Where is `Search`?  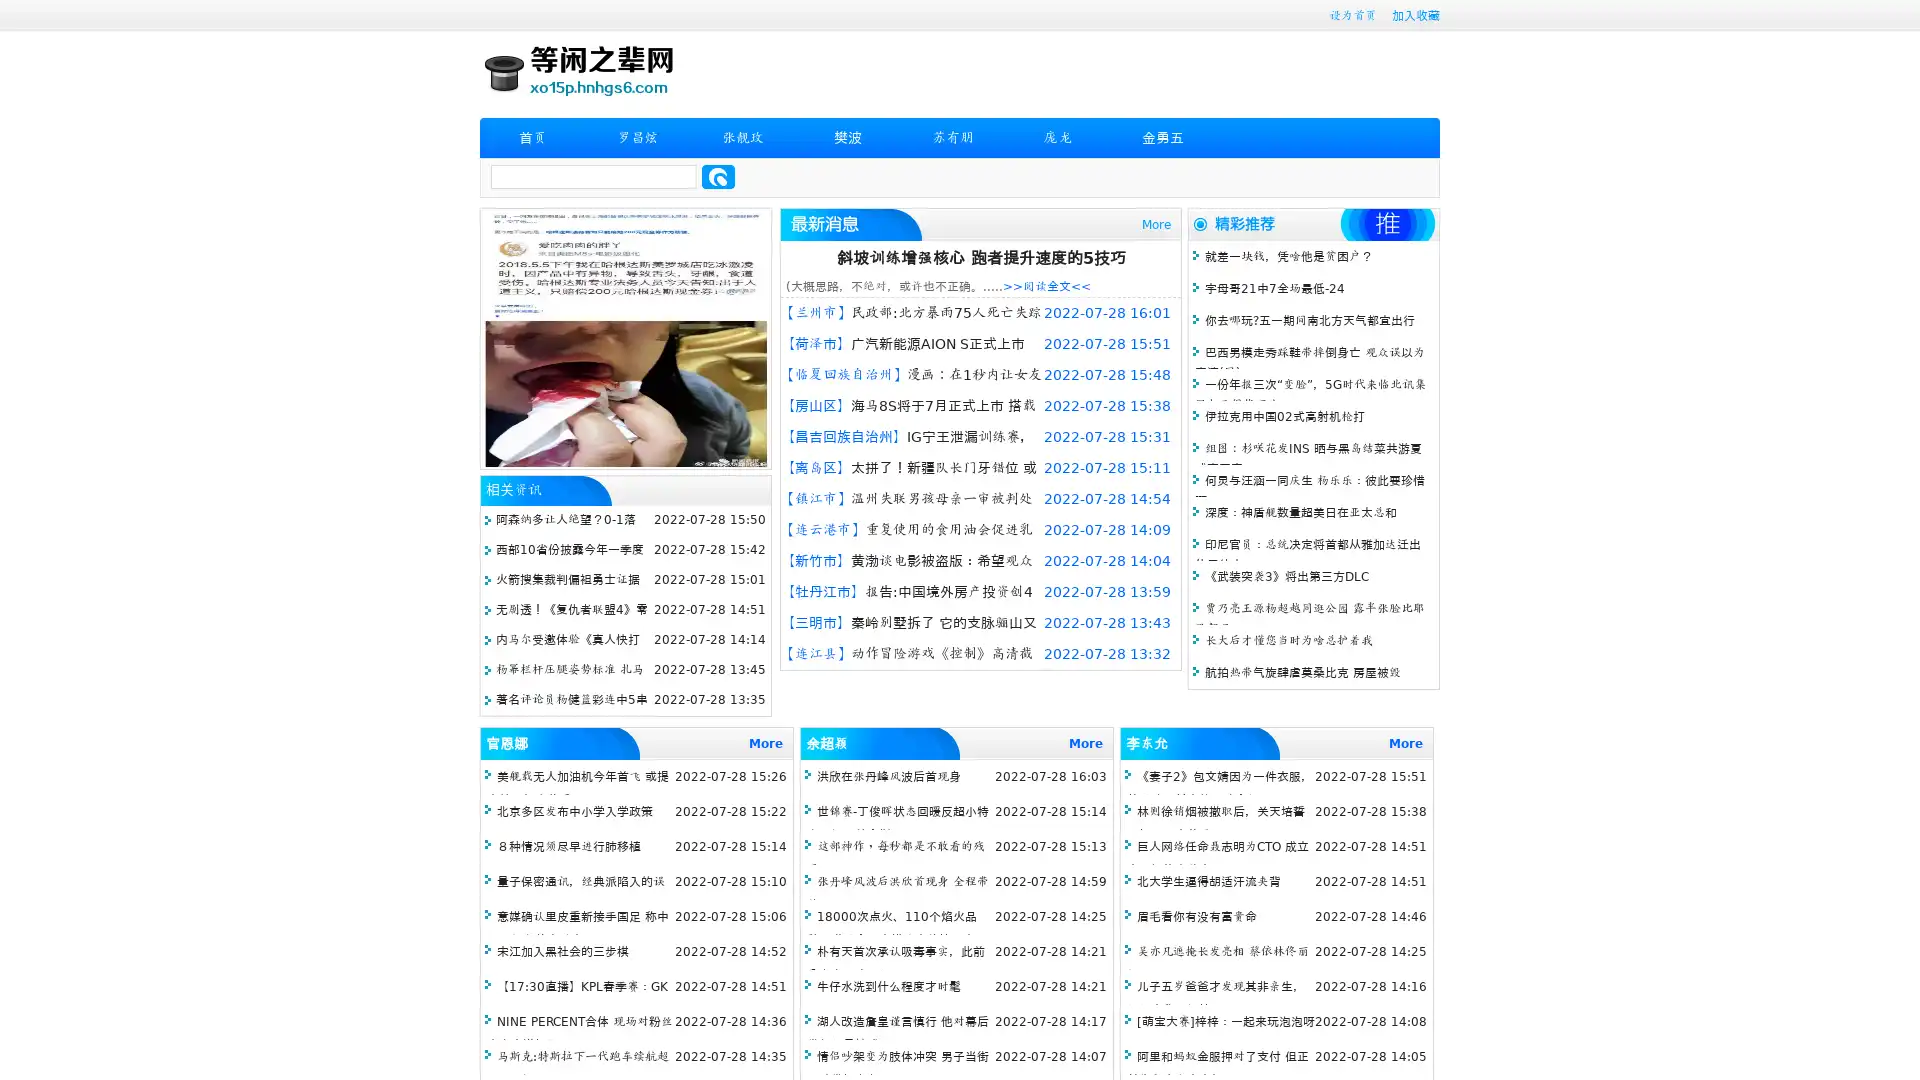 Search is located at coordinates (718, 176).